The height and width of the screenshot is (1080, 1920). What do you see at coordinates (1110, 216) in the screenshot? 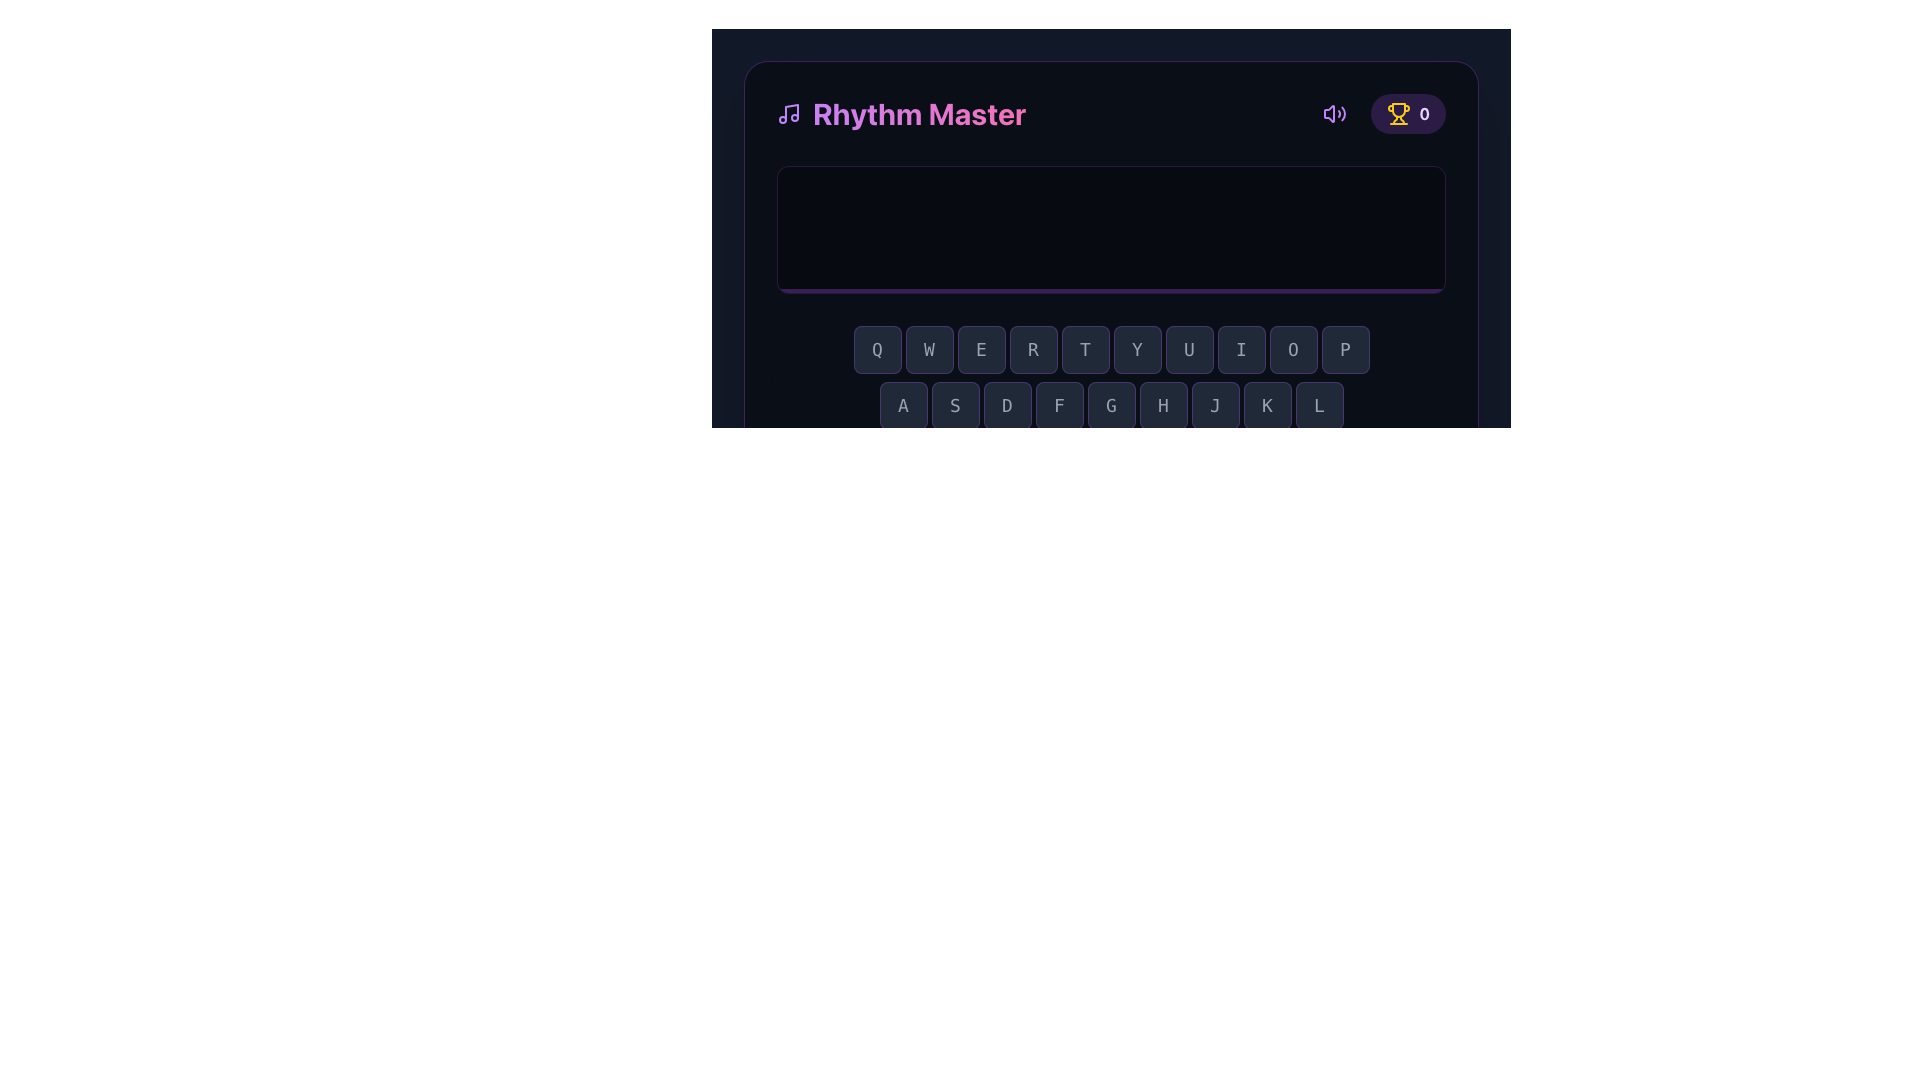
I see `the title 'Rhythm Master' in the dark-themed user interface component` at bounding box center [1110, 216].